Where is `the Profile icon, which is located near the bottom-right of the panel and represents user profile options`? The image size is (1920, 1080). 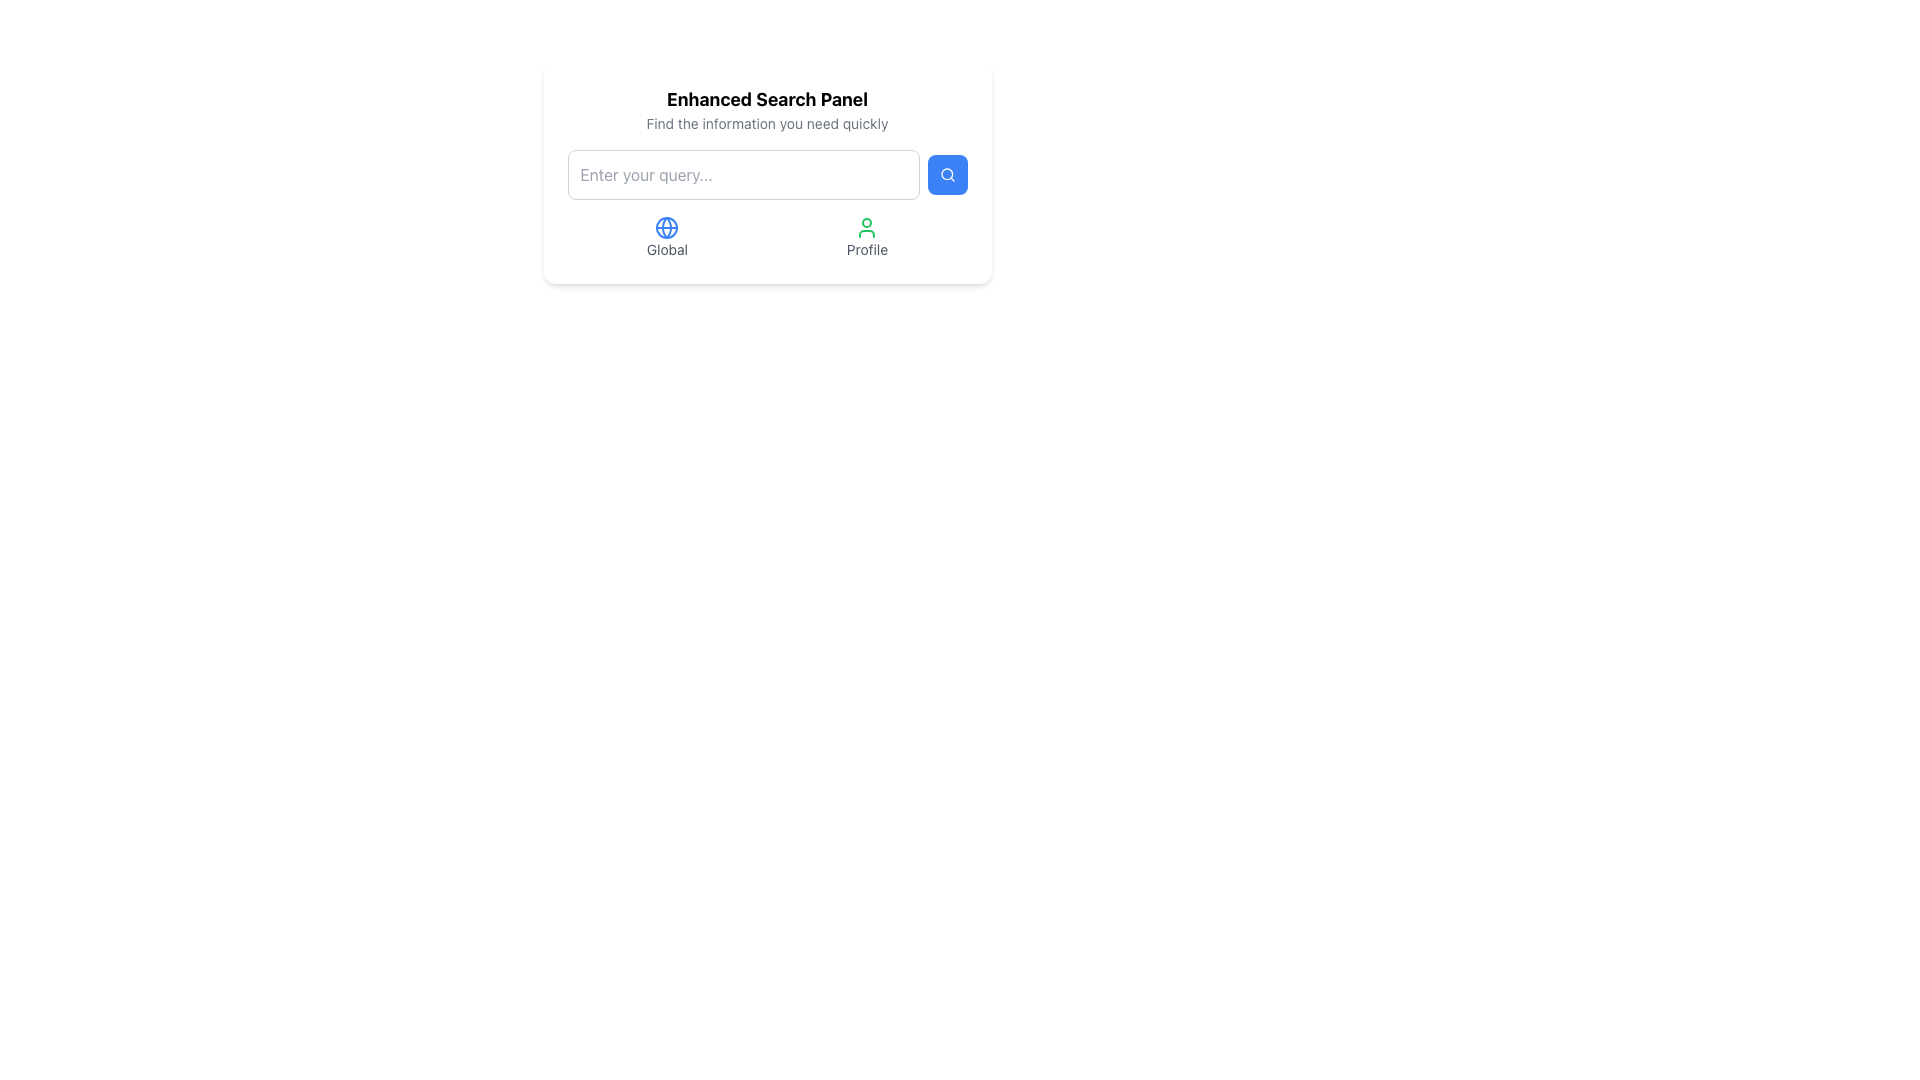
the Profile icon, which is located near the bottom-right of the panel and represents user profile options is located at coordinates (867, 226).